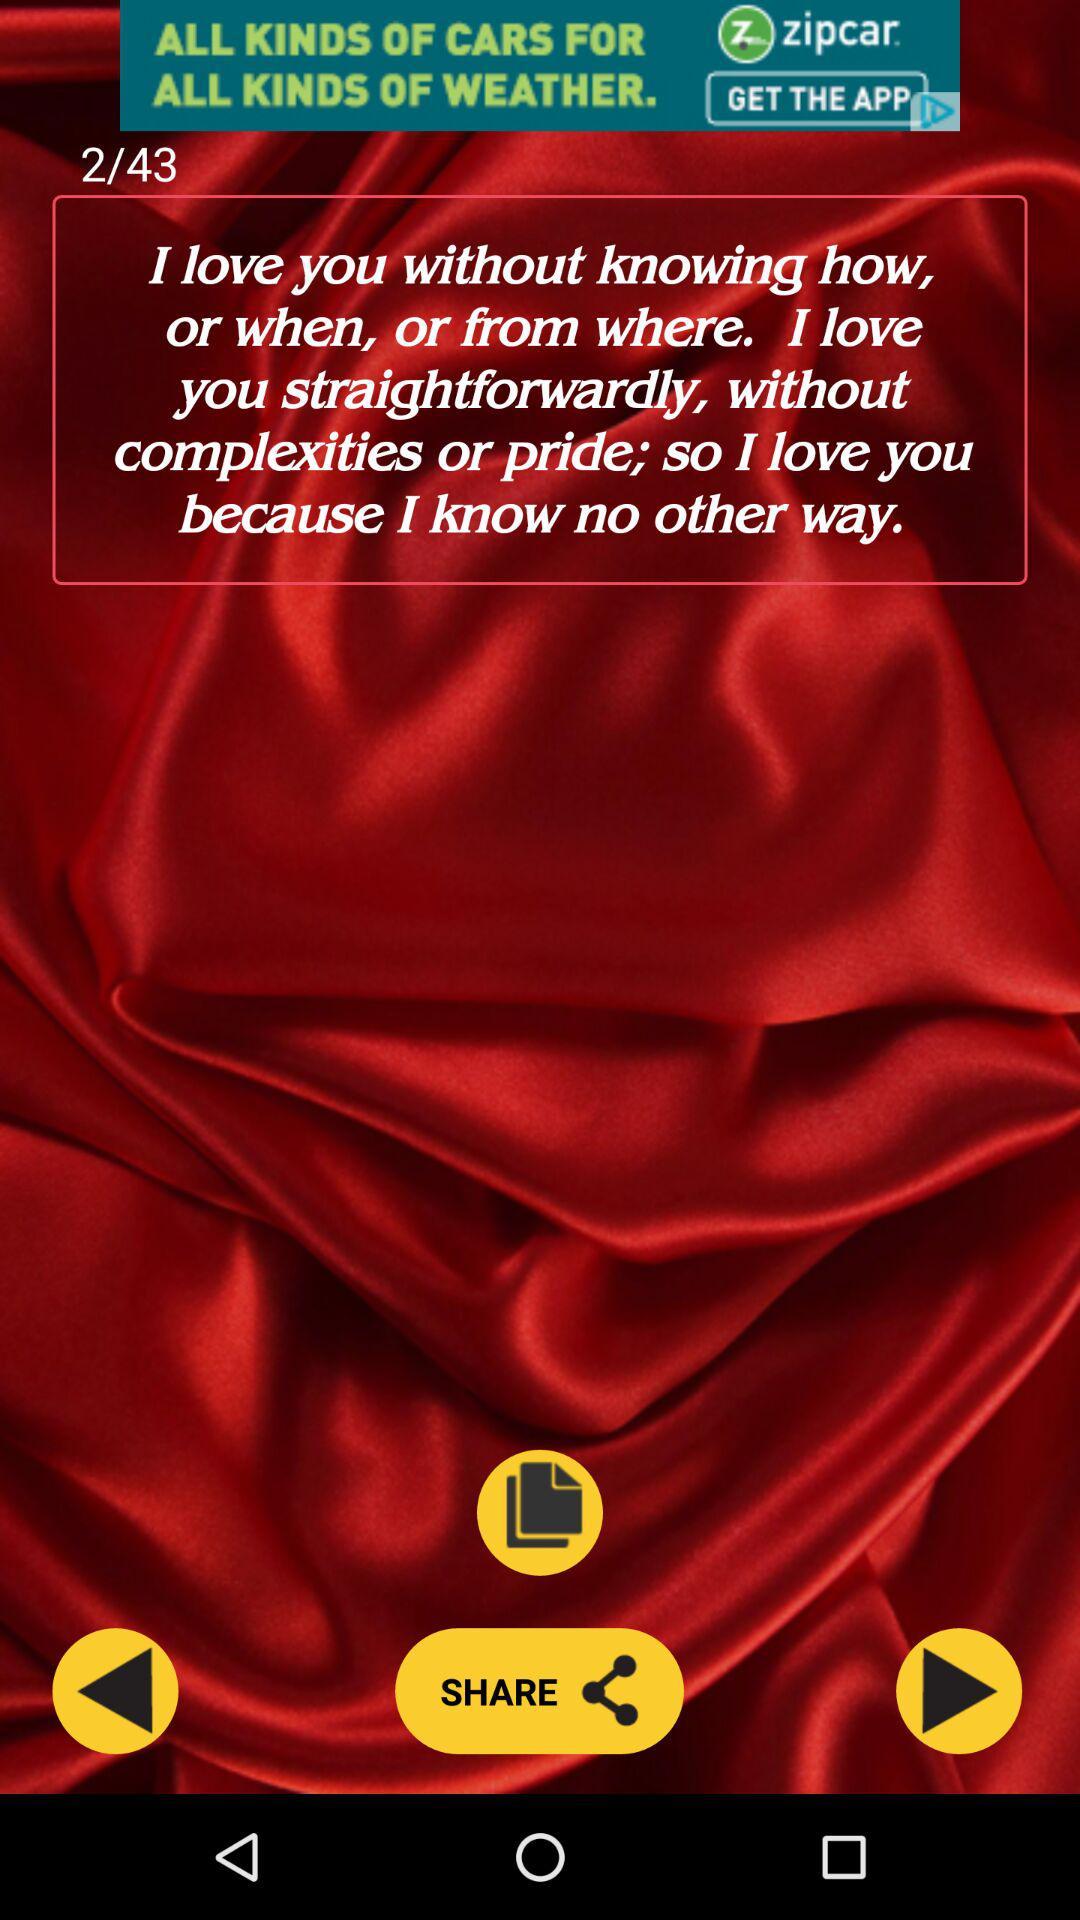 Image resolution: width=1080 pixels, height=1920 pixels. I want to click on the play icon, so click(958, 1809).